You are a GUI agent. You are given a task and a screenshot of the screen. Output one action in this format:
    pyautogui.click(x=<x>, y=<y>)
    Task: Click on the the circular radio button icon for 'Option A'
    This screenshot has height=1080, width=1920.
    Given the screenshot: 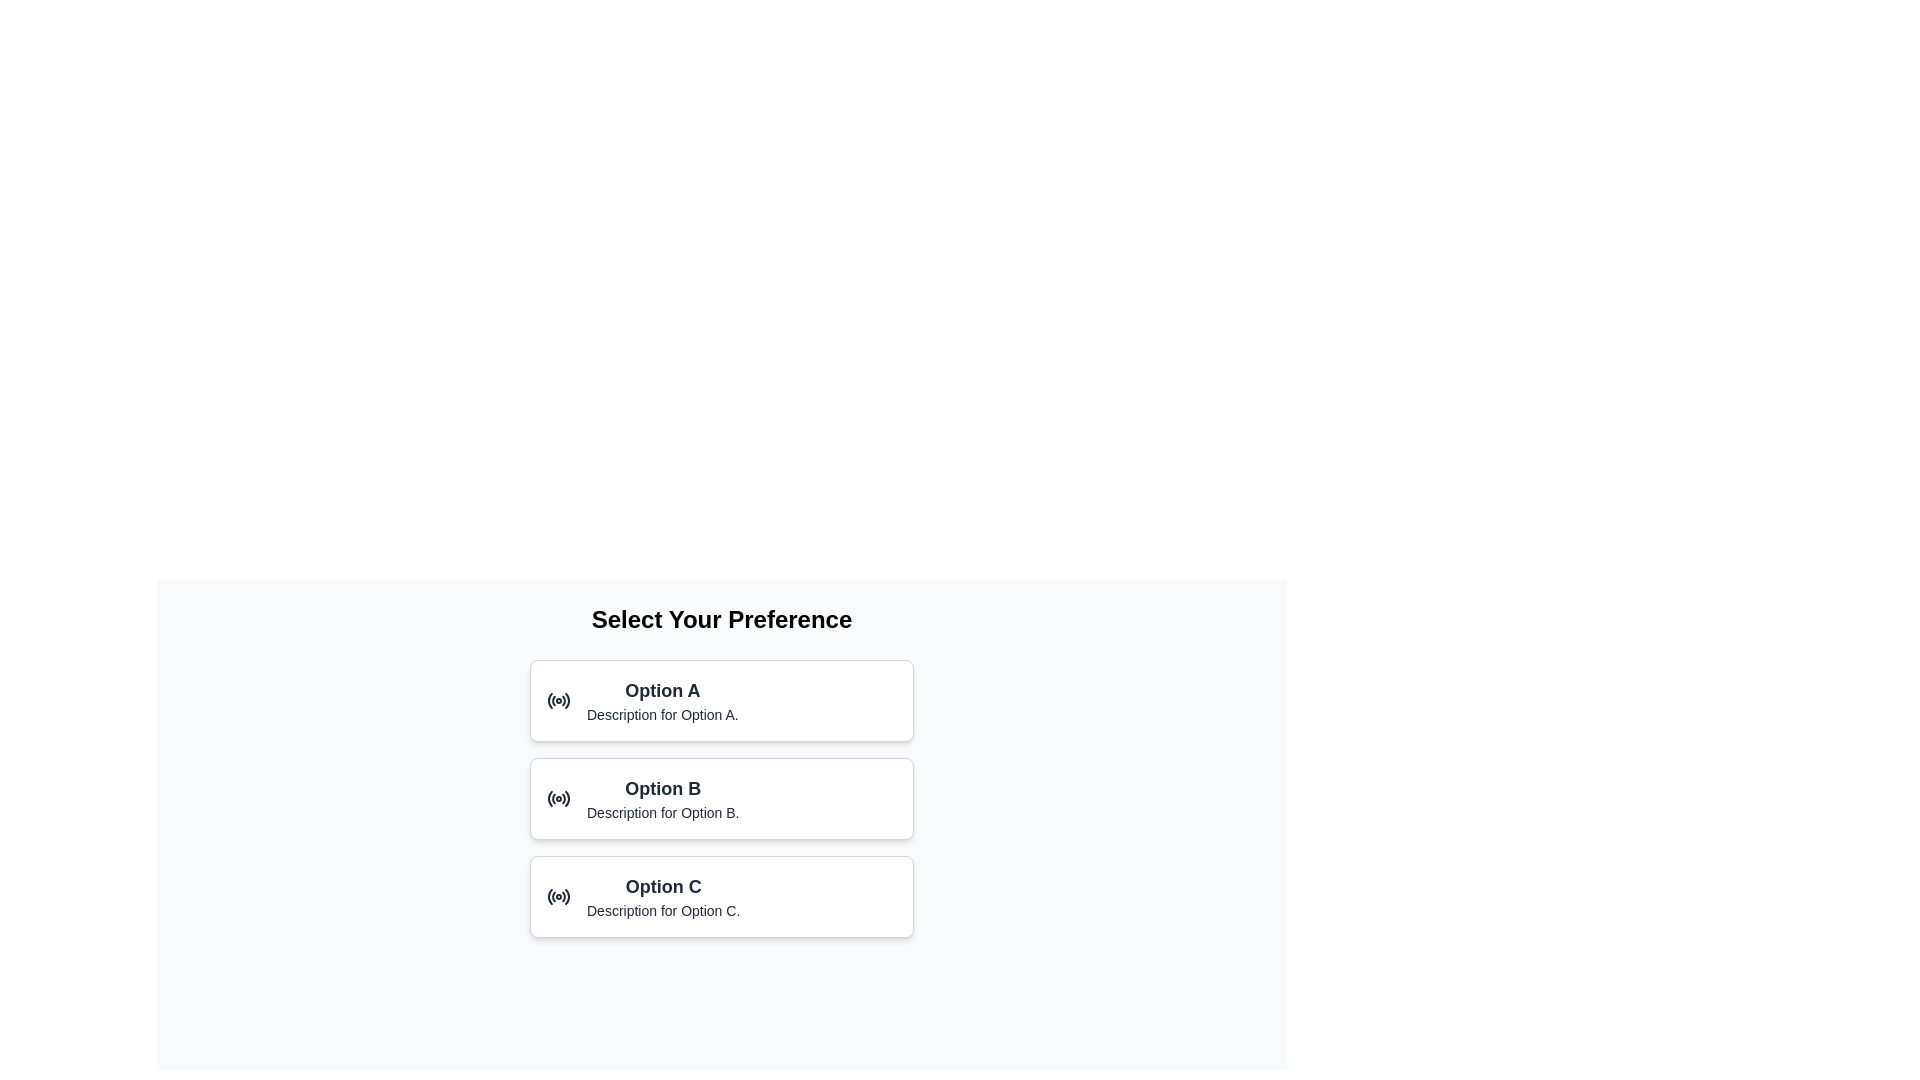 What is the action you would take?
    pyautogui.click(x=558, y=700)
    